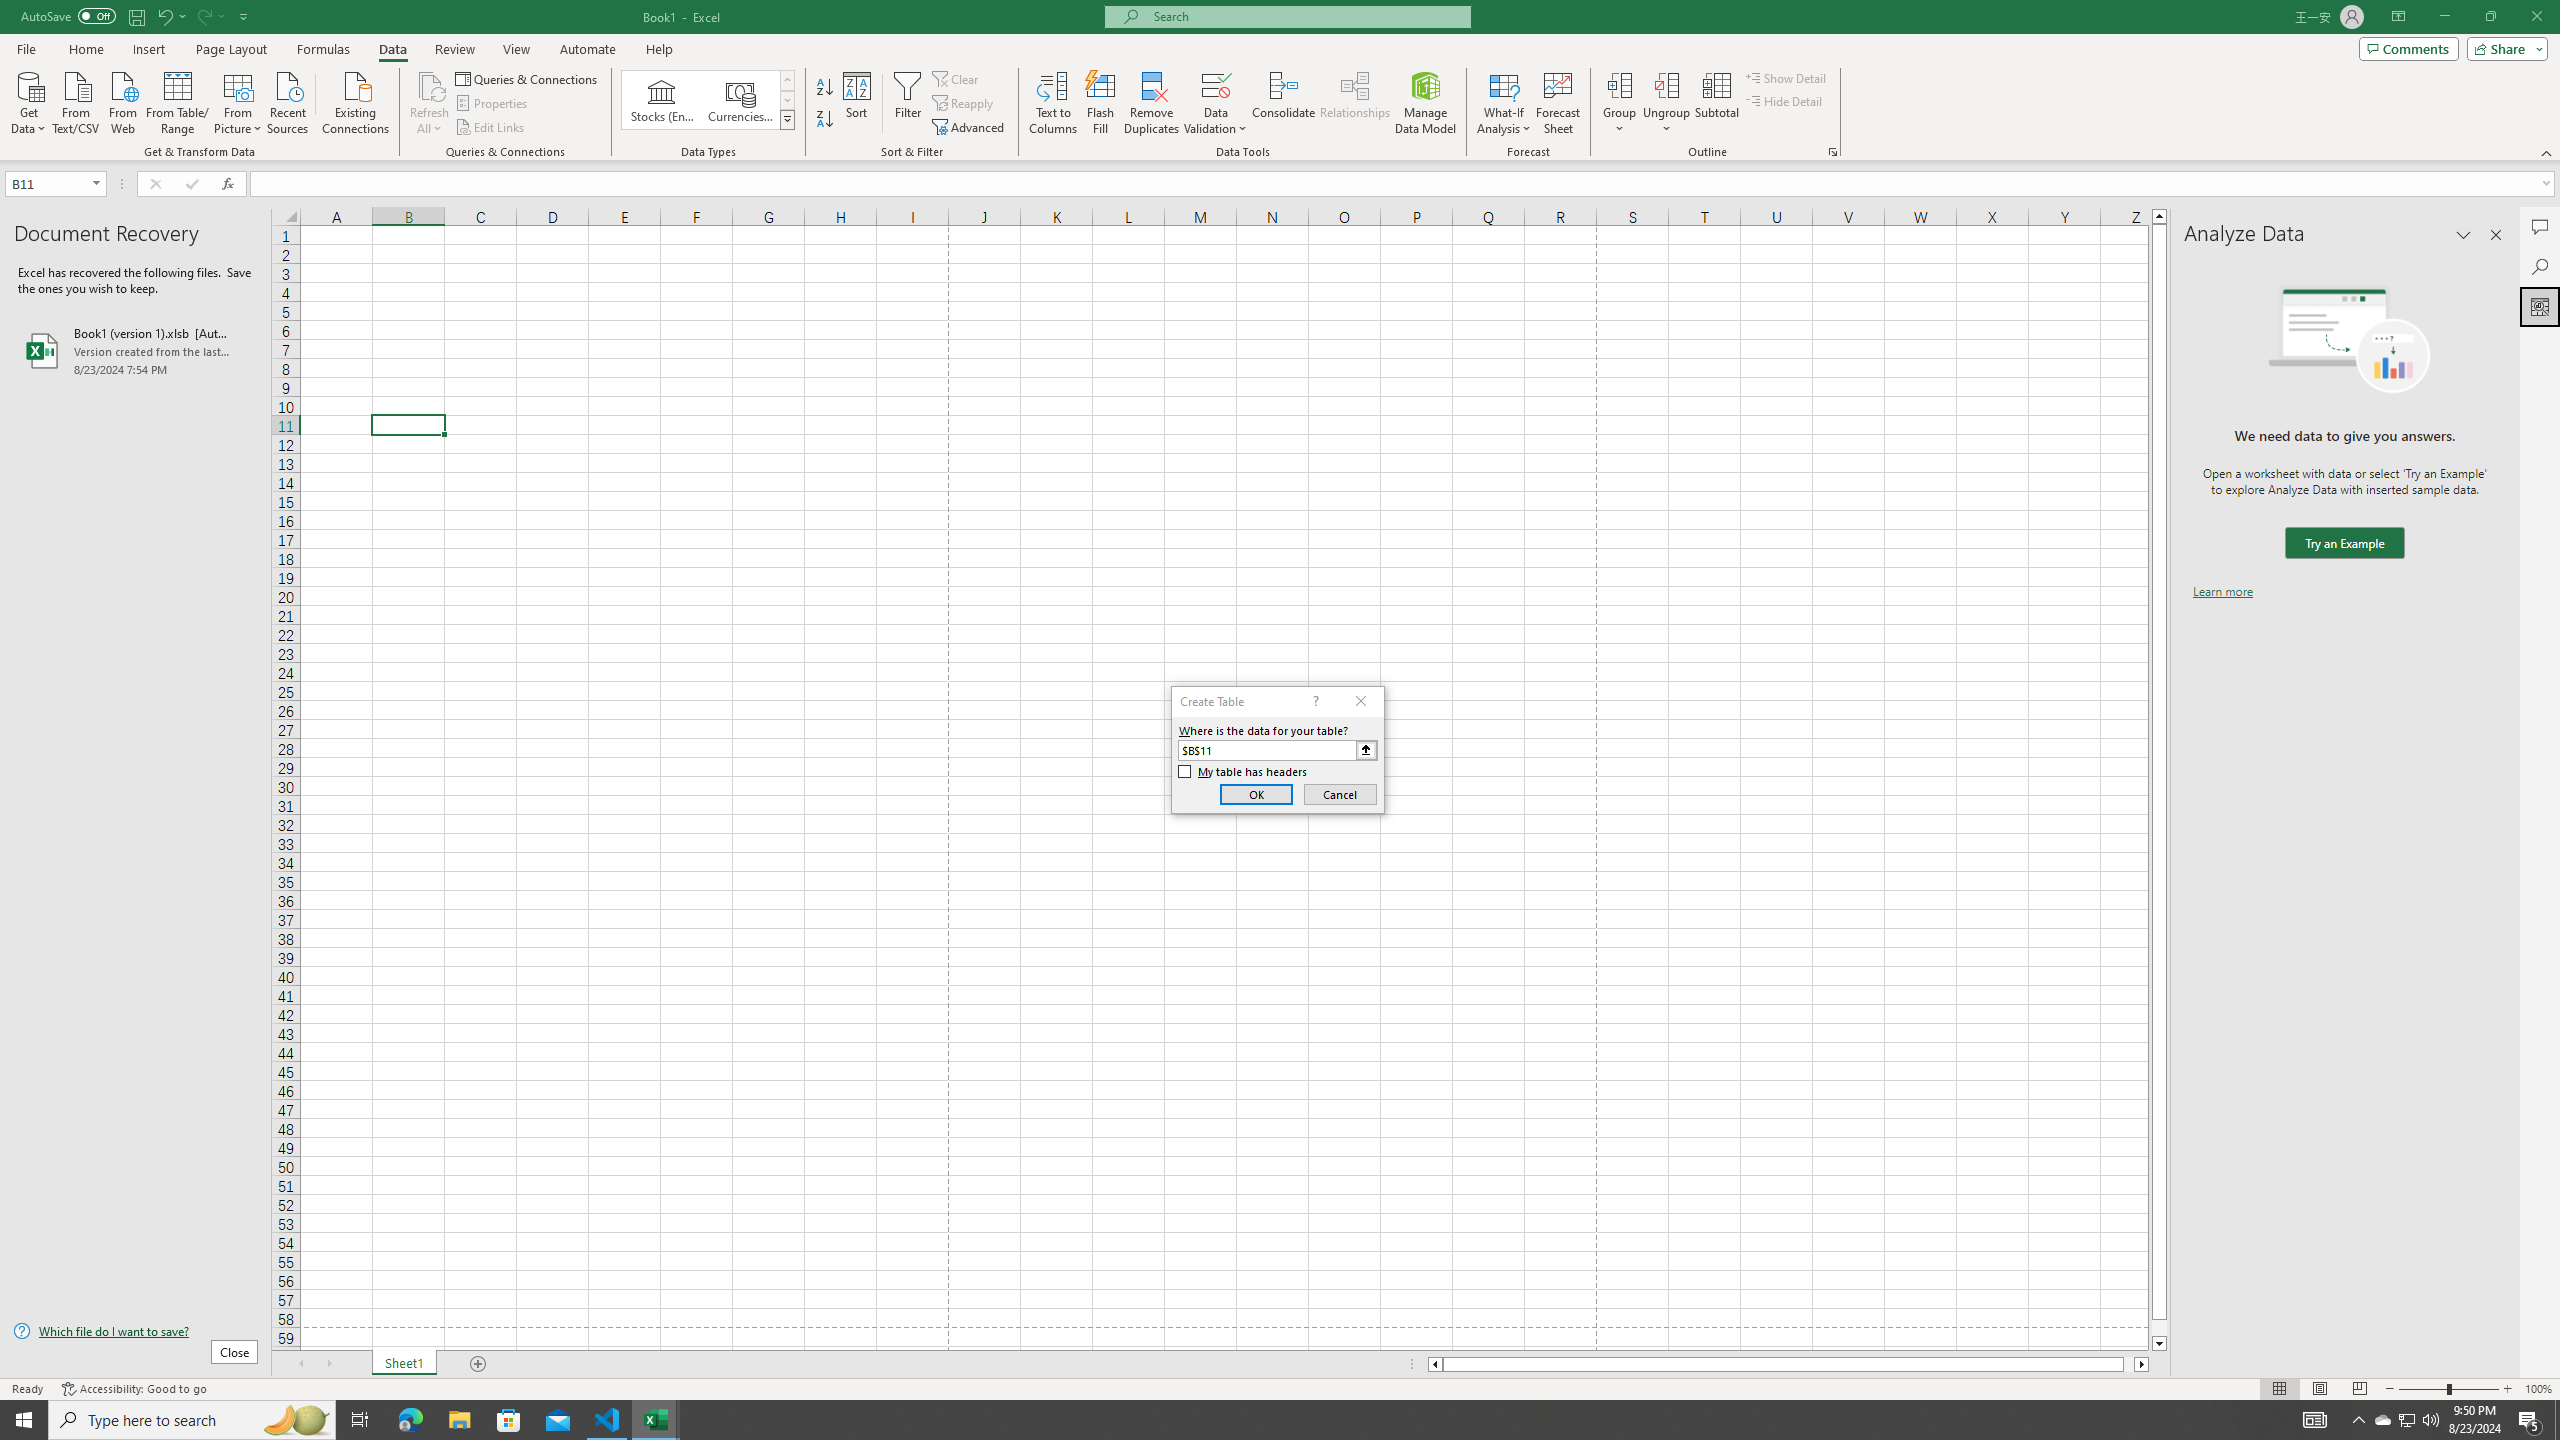 This screenshot has height=1440, width=2560. Describe the element at coordinates (354, 100) in the screenshot. I see `'Existing Connections'` at that location.